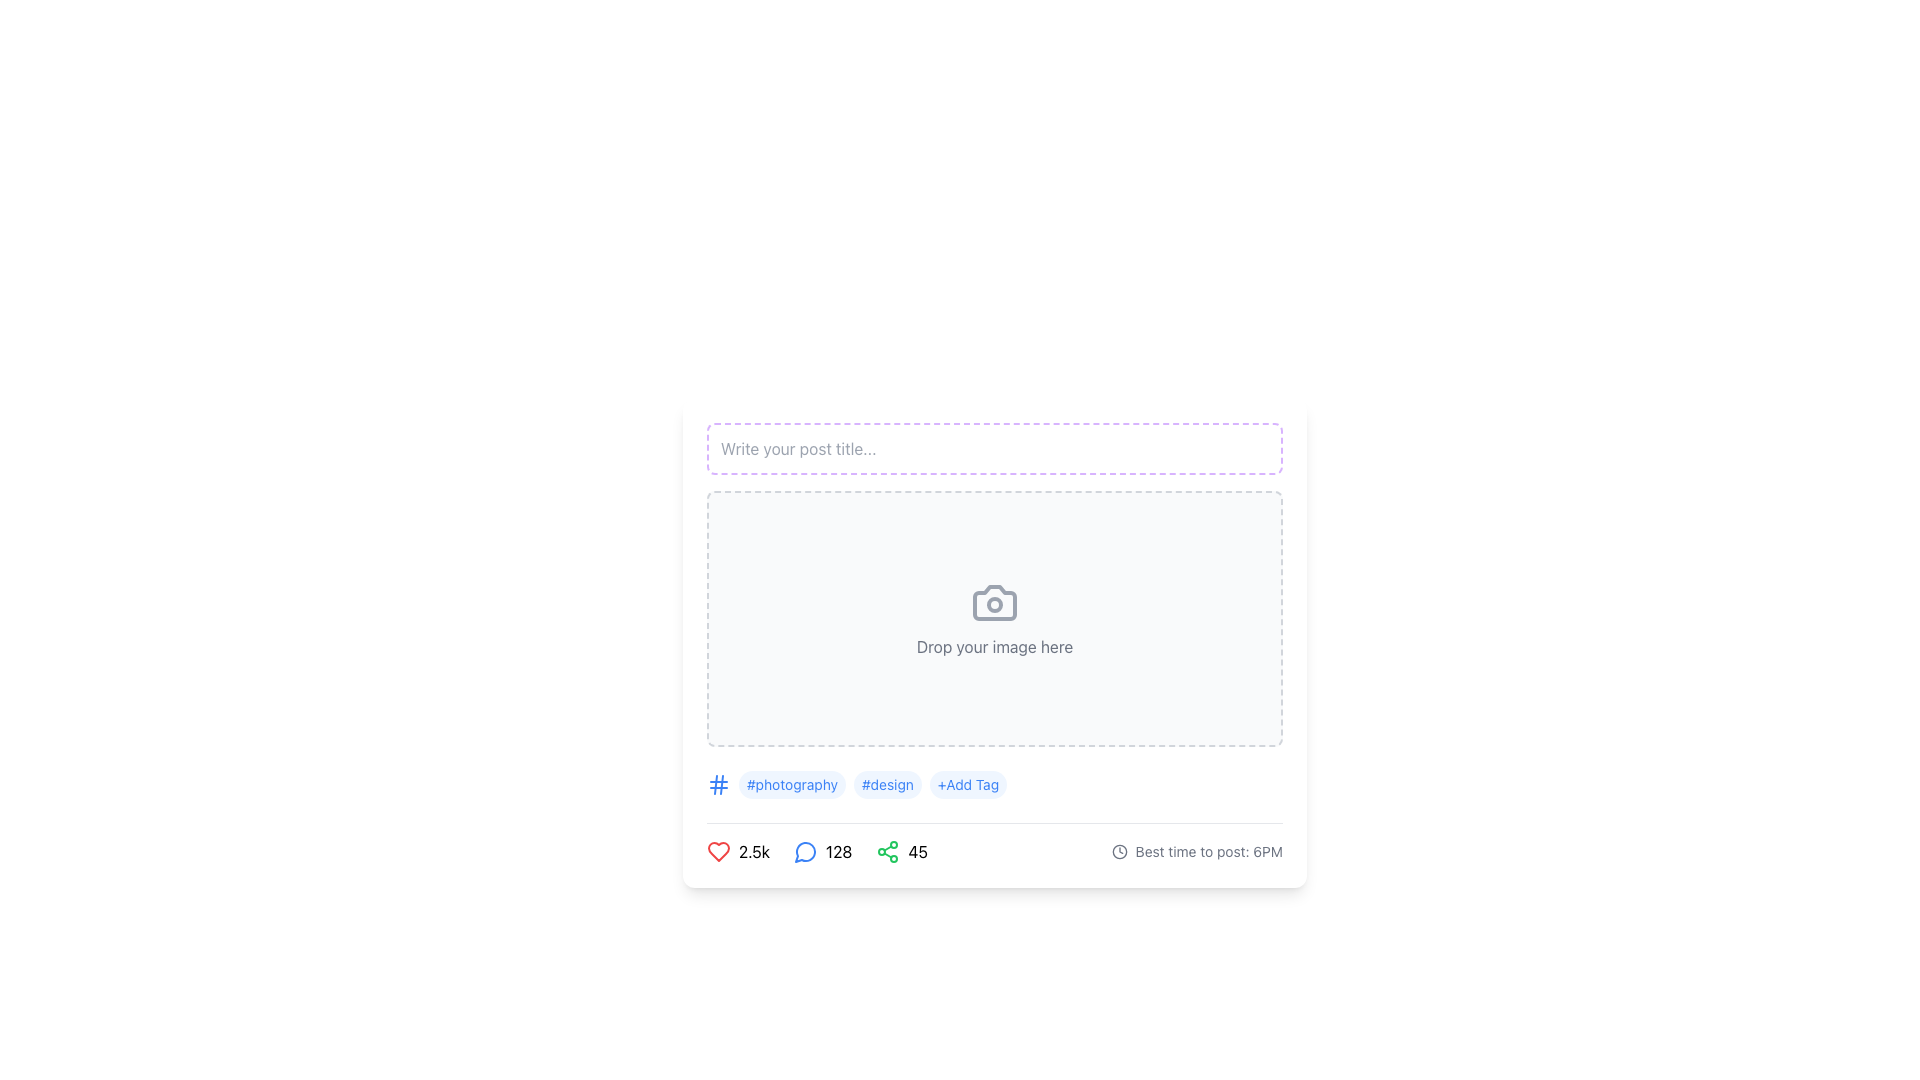  I want to click on the clock icon that indicates the concept of timing, located to the immediate left of the text 'Best time to post: 6PM', so click(1118, 852).